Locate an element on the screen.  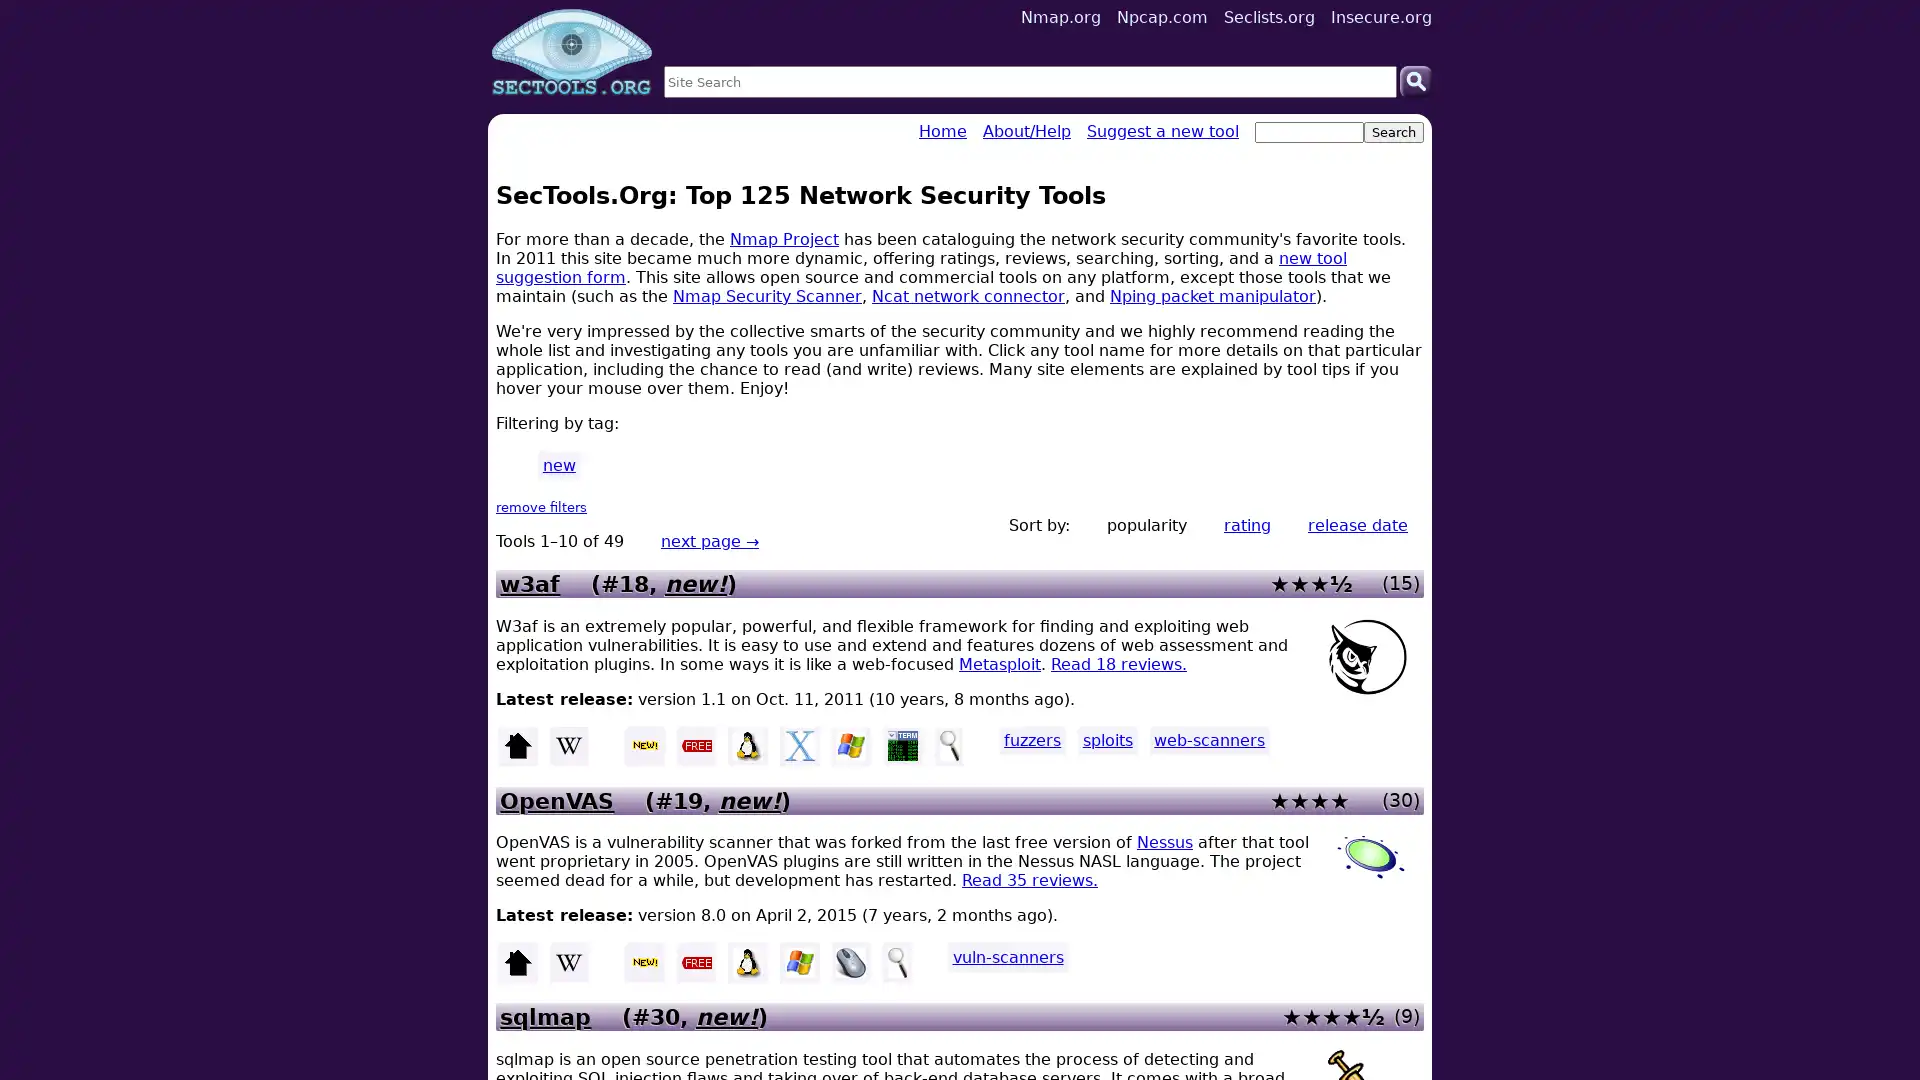
Search is located at coordinates (1392, 132).